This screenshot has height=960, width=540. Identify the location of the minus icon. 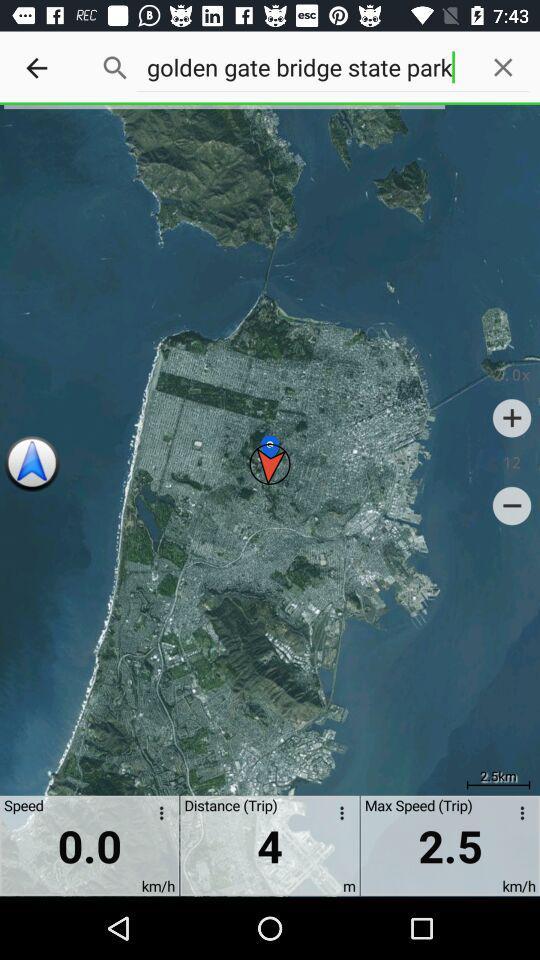
(512, 505).